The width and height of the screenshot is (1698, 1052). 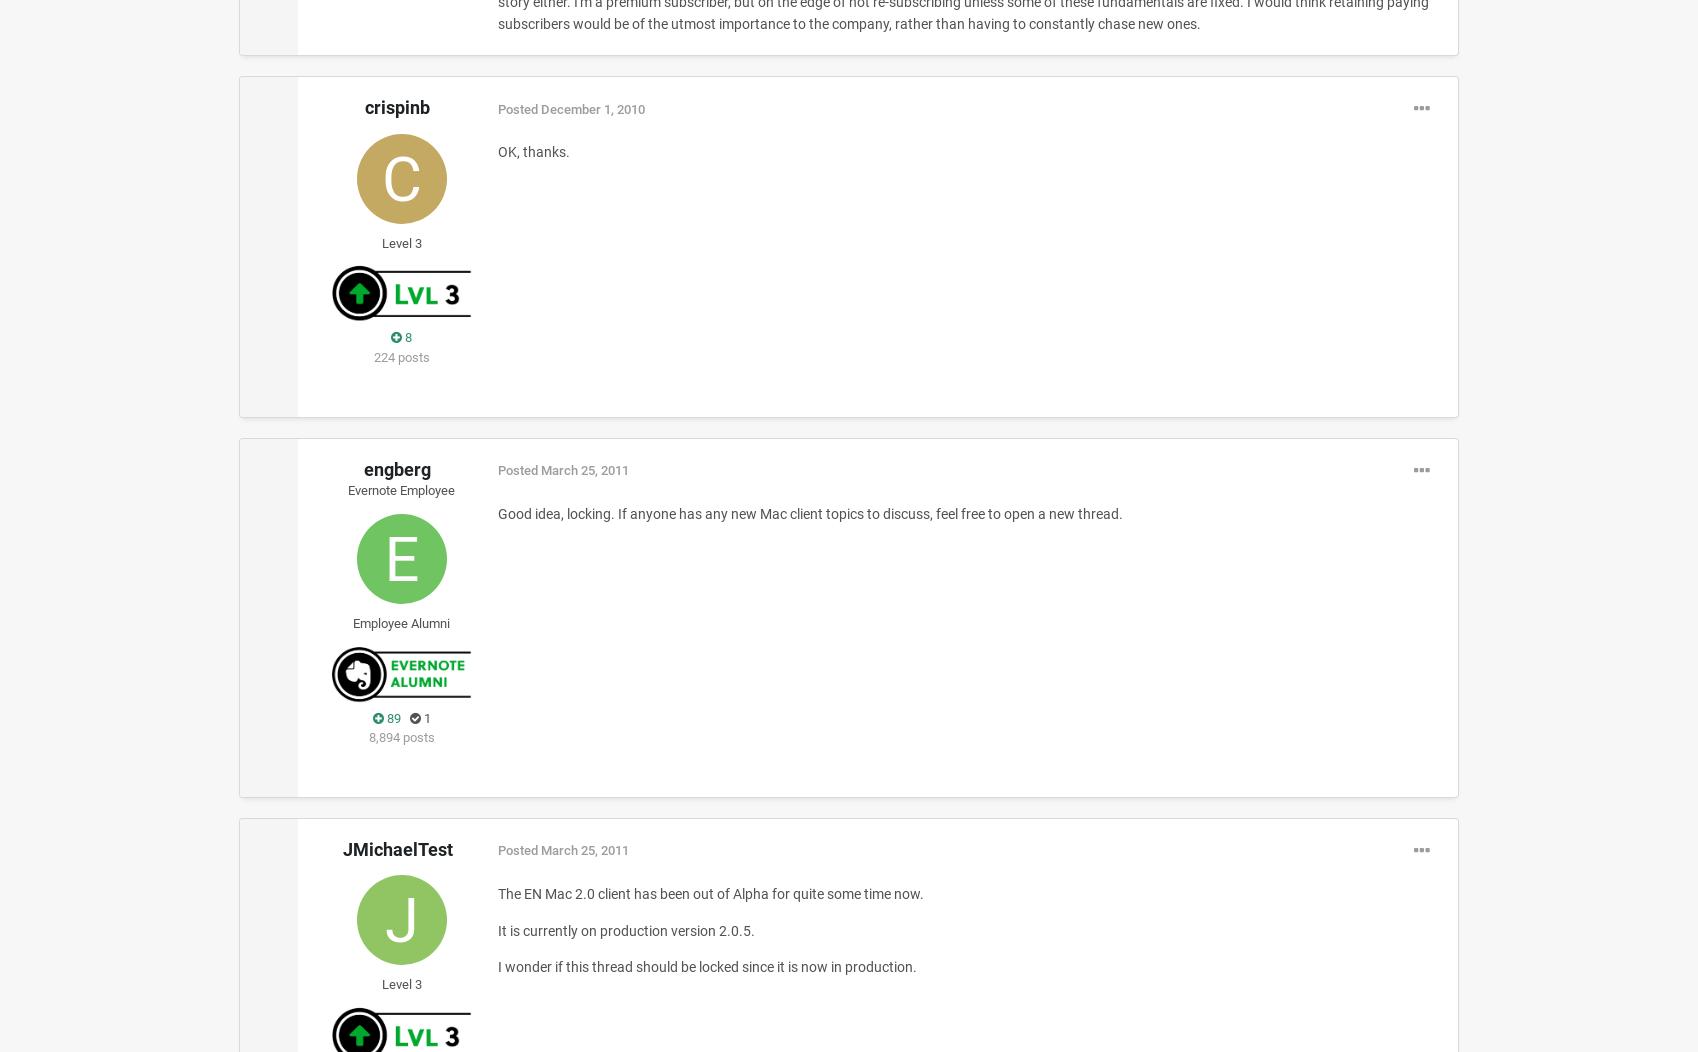 What do you see at coordinates (391, 717) in the screenshot?
I see `'89'` at bounding box center [391, 717].